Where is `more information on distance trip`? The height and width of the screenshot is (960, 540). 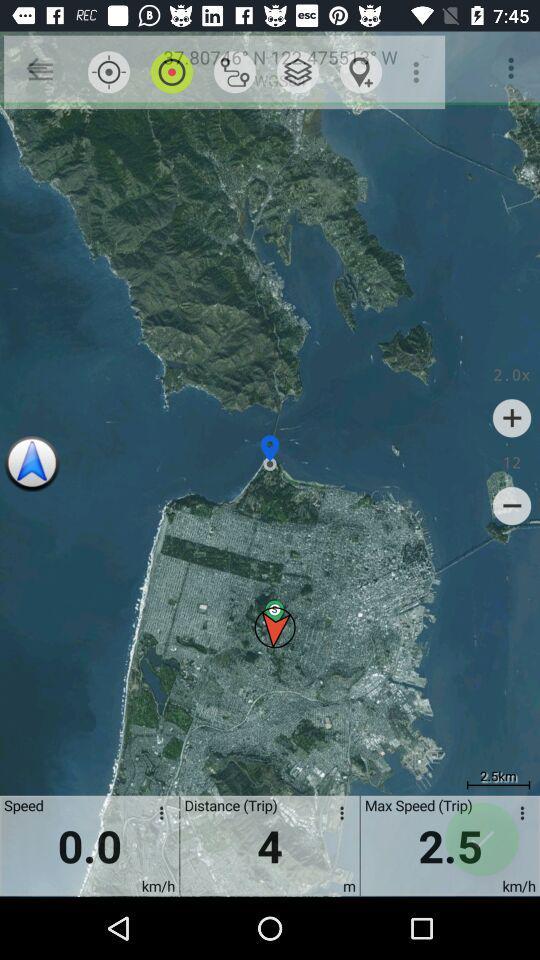
more information on distance trip is located at coordinates (337, 816).